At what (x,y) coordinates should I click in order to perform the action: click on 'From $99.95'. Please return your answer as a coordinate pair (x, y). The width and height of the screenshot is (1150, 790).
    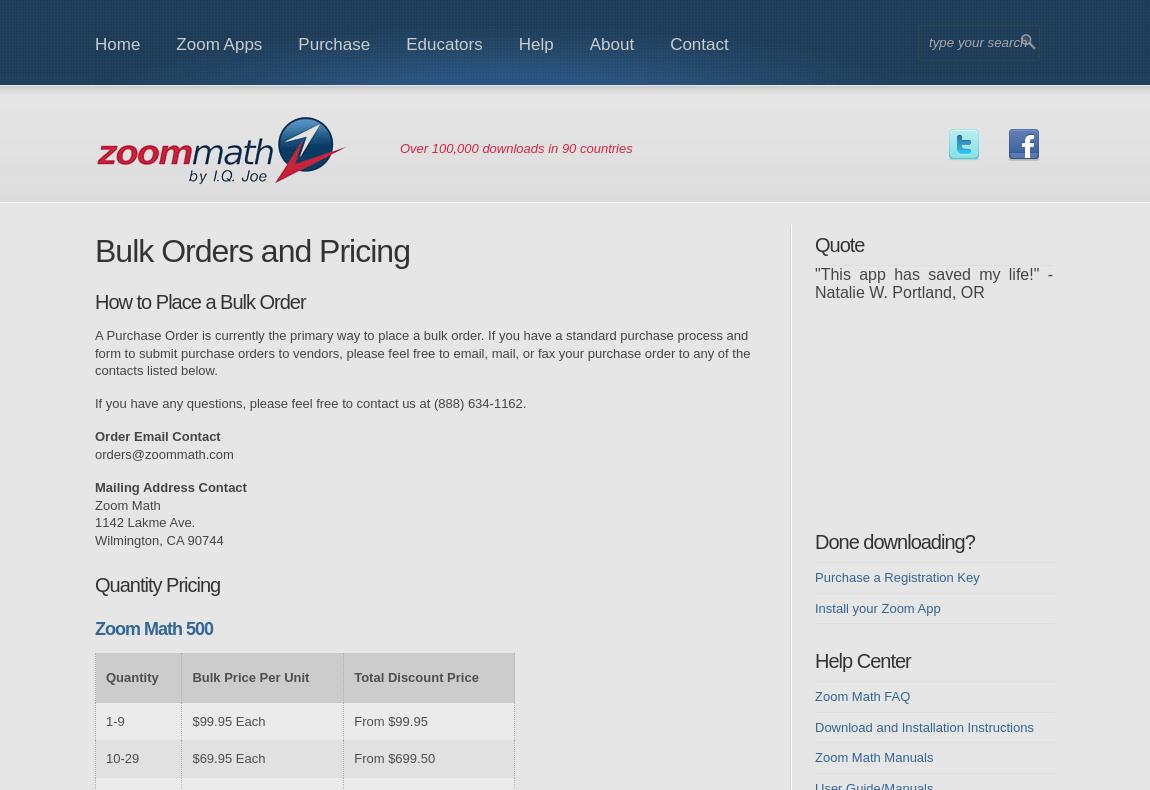
    Looking at the image, I should click on (390, 719).